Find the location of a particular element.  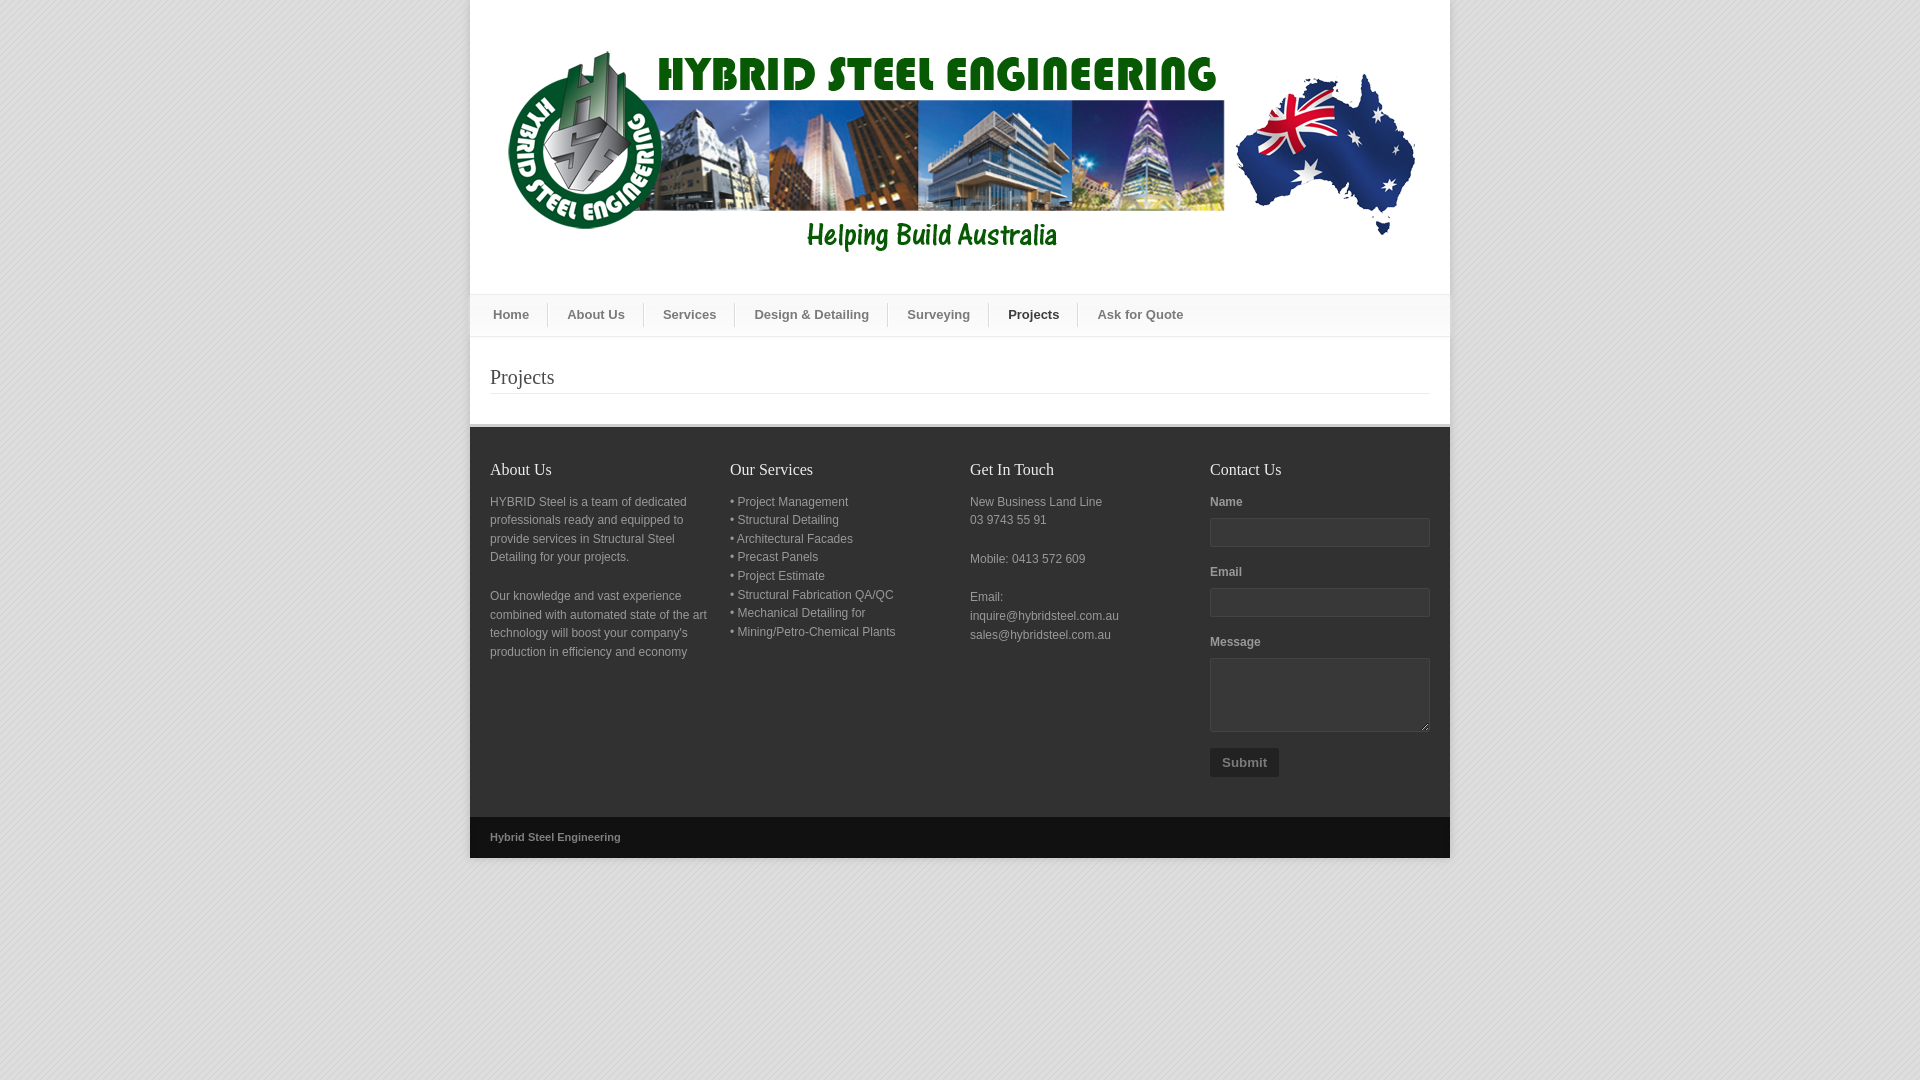

'Home' is located at coordinates (511, 315).